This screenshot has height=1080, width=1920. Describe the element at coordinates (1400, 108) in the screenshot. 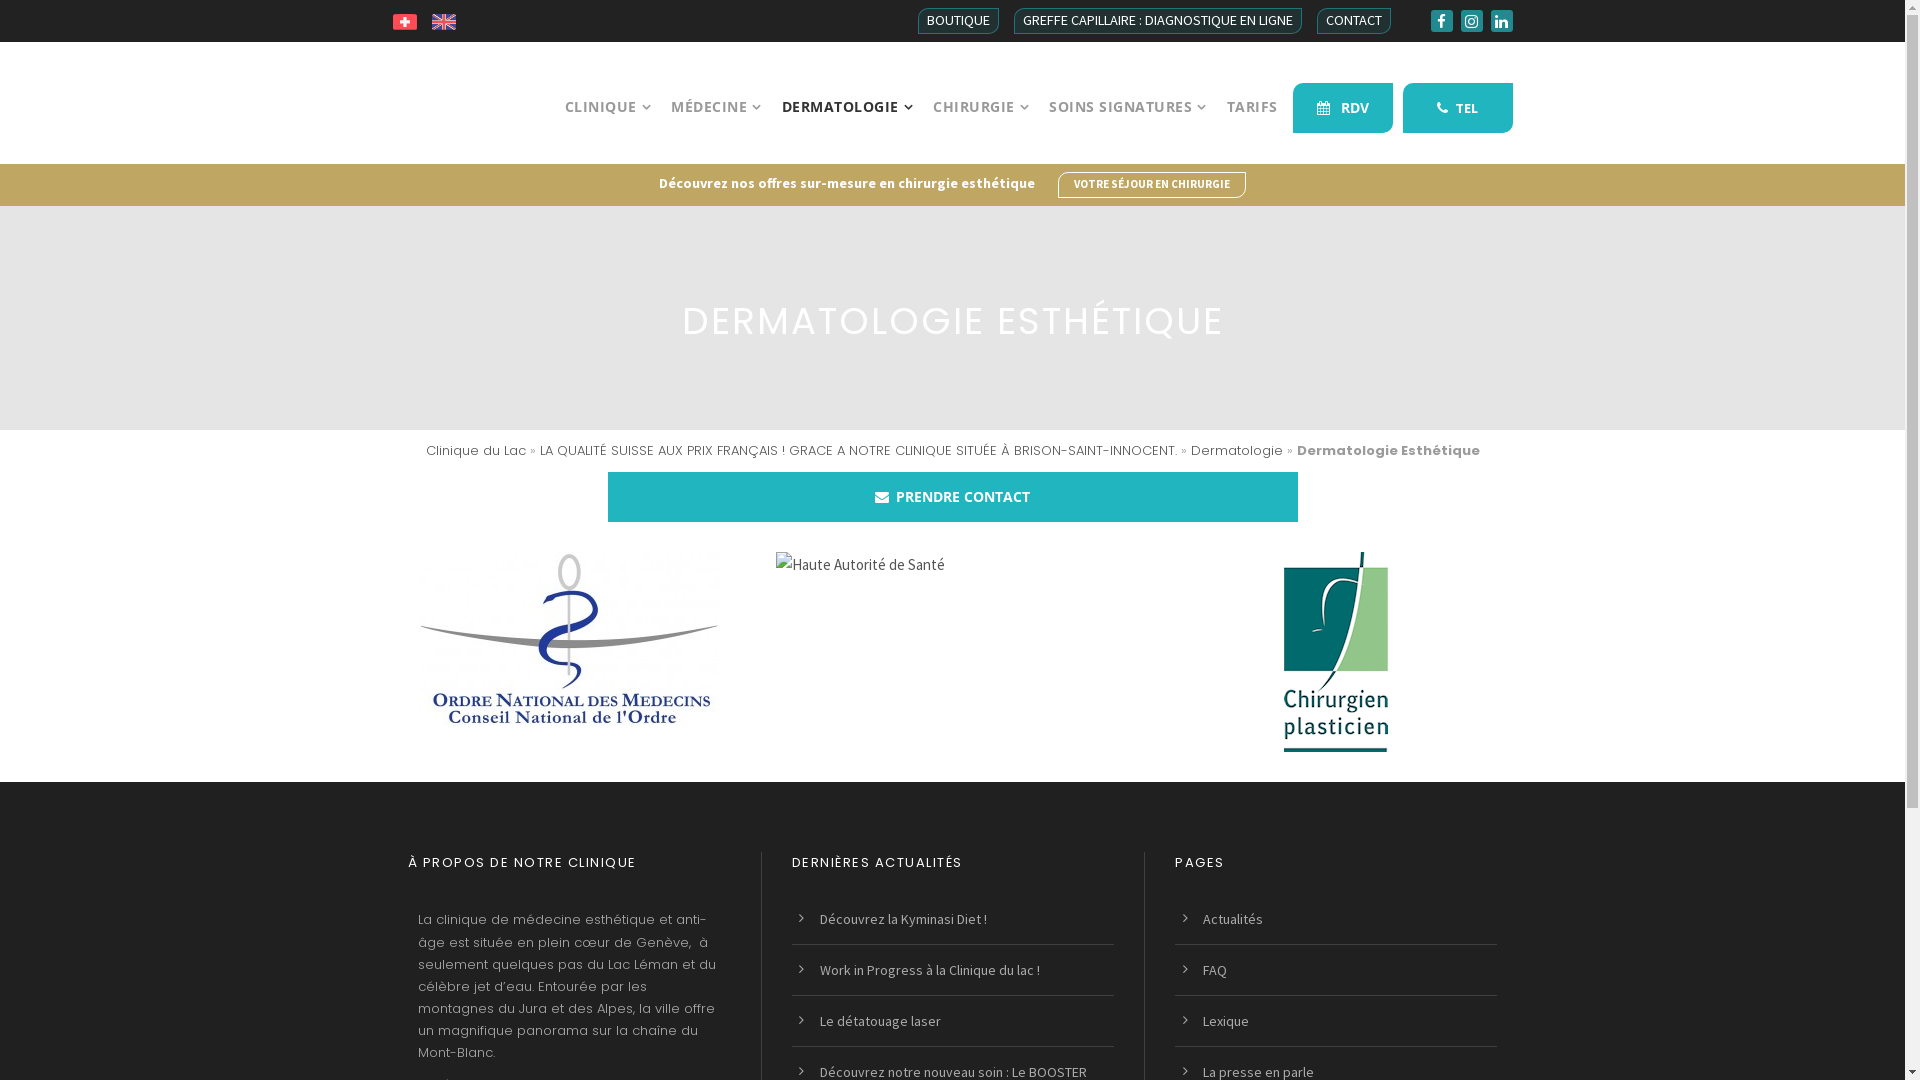

I see `'TEL'` at that location.